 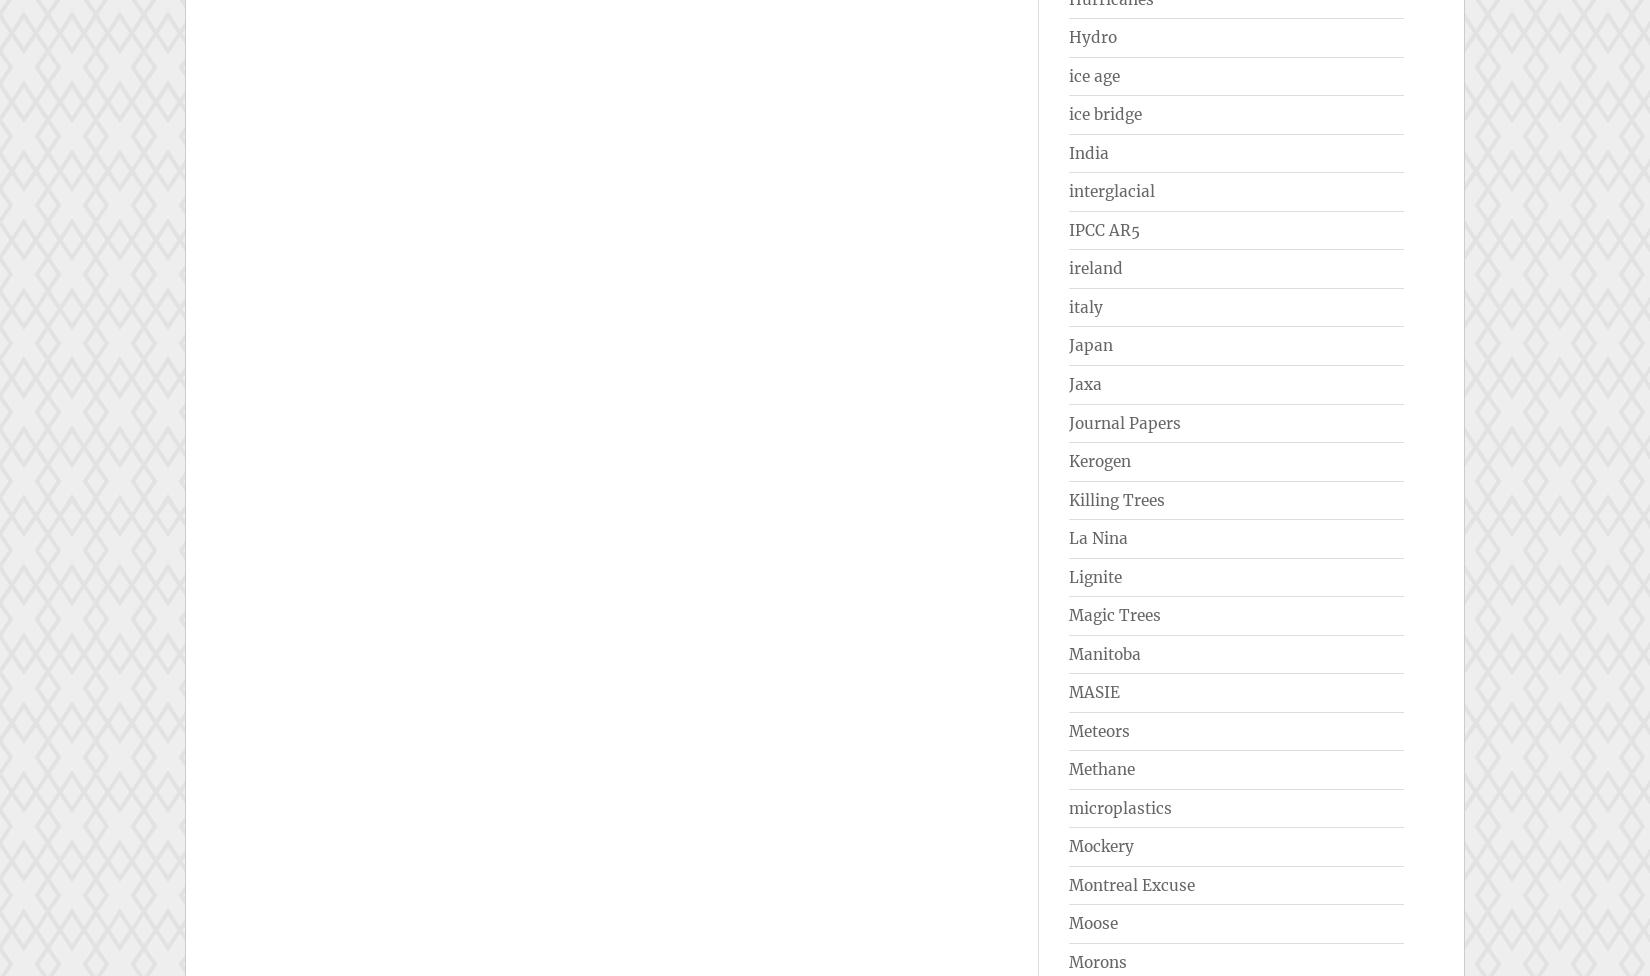 I want to click on 'Methane', so click(x=1102, y=769).